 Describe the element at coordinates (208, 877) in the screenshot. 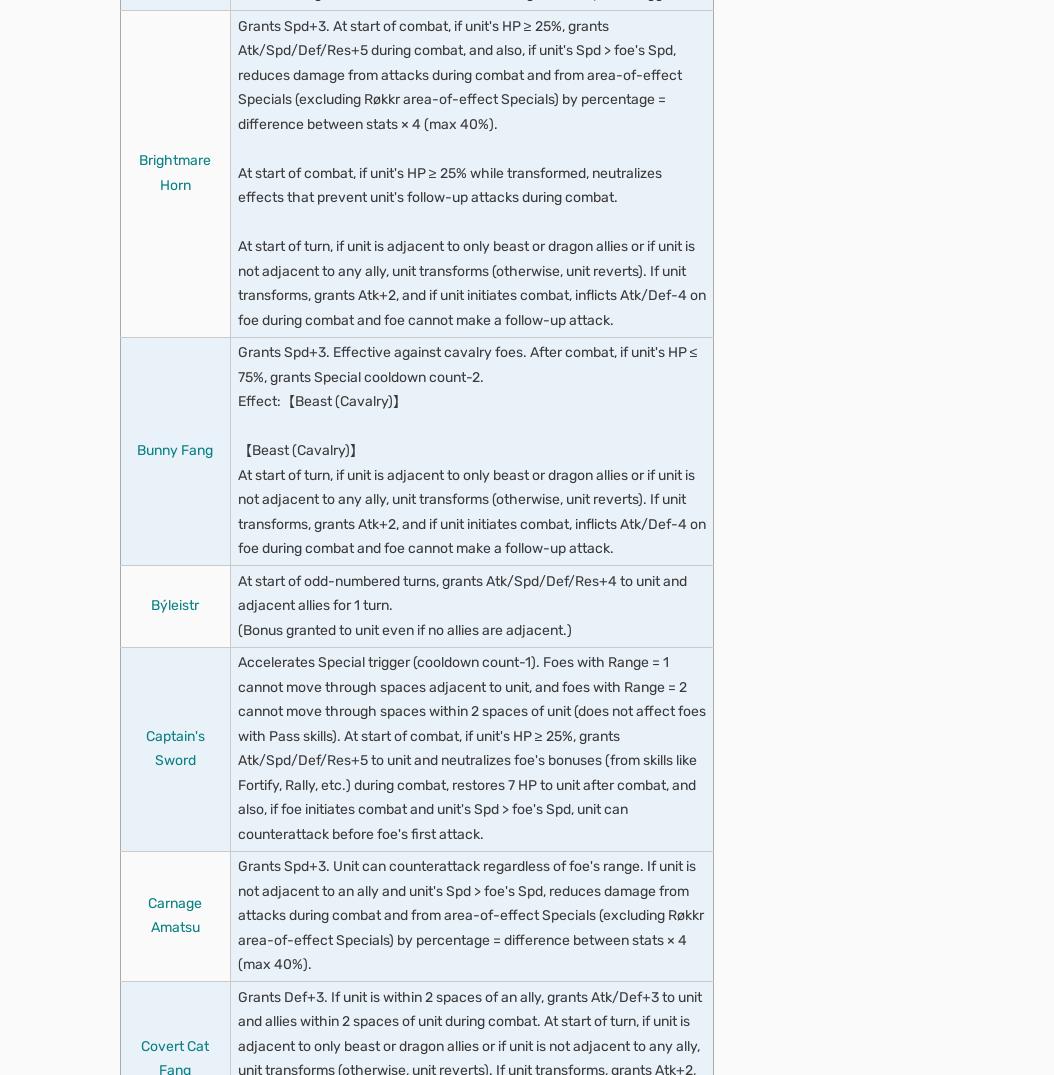

I see `'Spur Atk 3'` at that location.